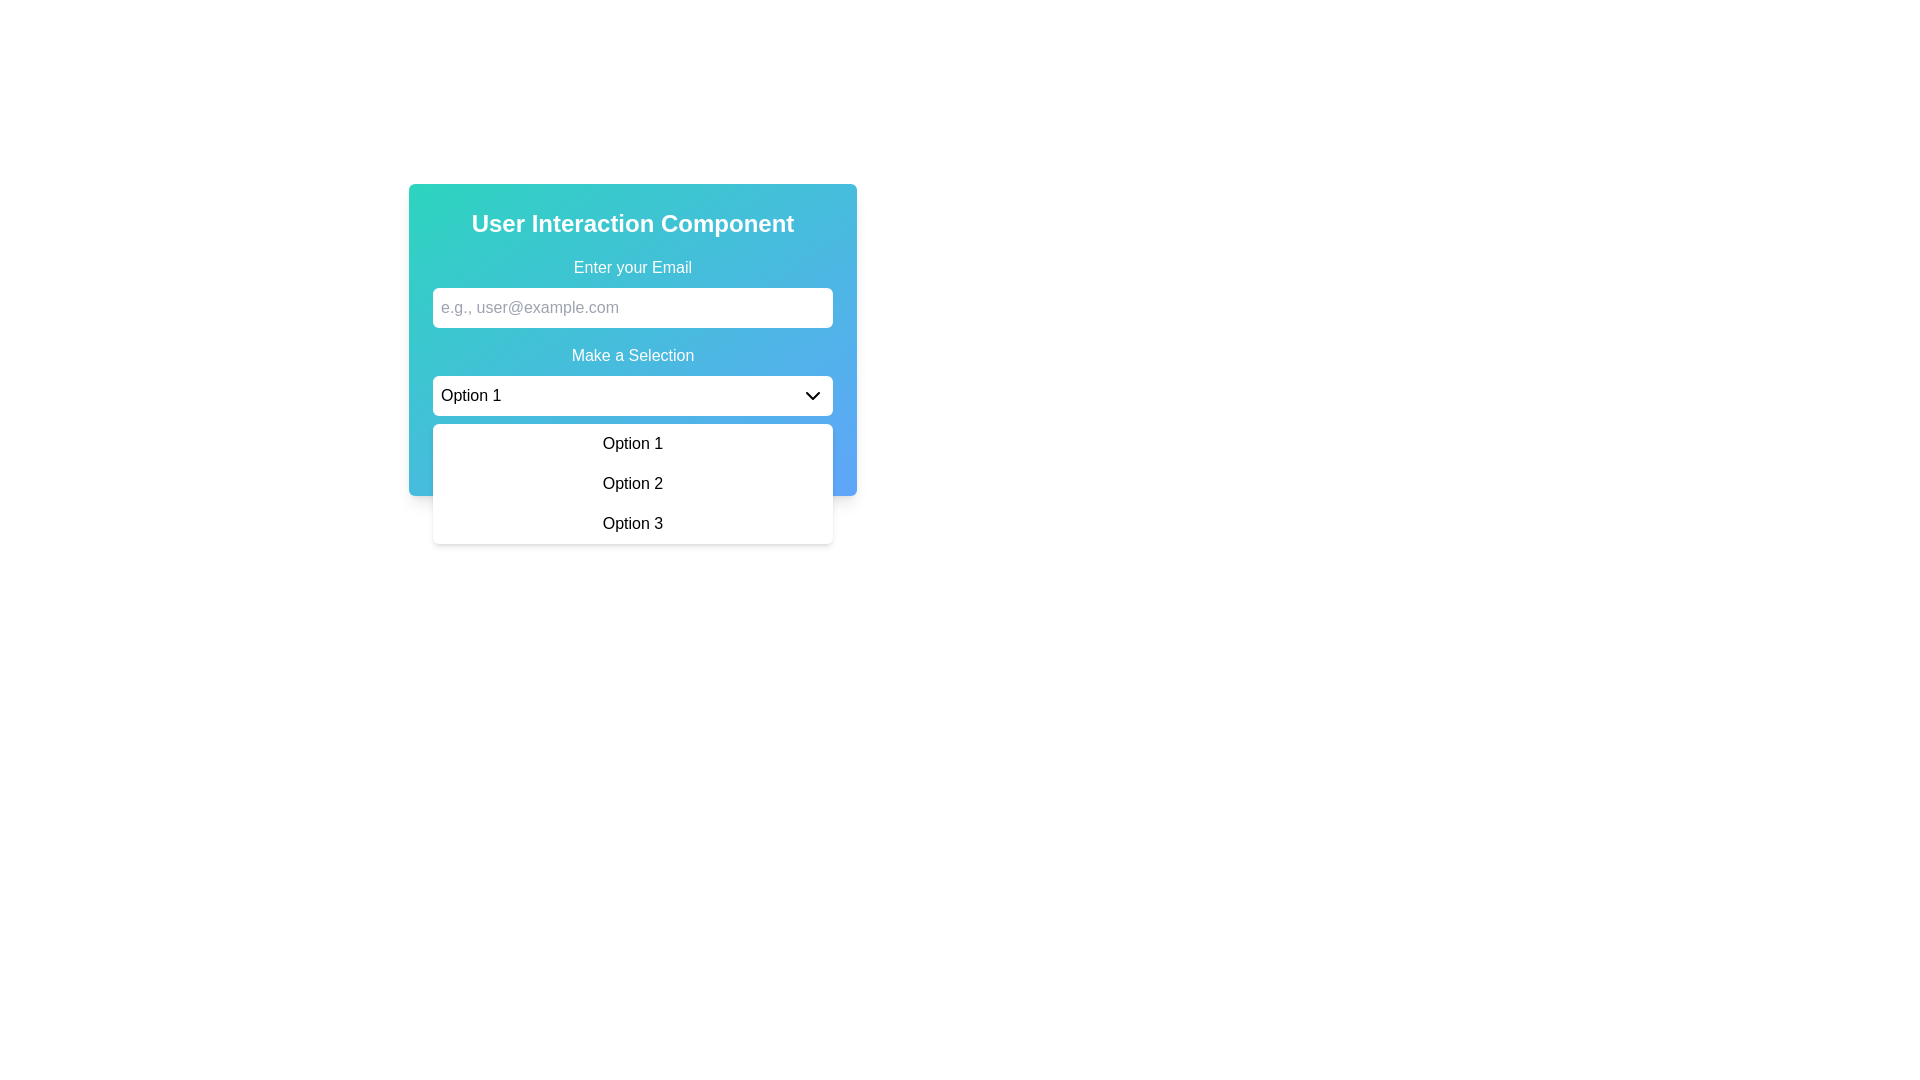 The width and height of the screenshot is (1920, 1080). I want to click on a specific option in the dropdown menu located below the input labeled 'Option 1' to make a selection, so click(632, 483).